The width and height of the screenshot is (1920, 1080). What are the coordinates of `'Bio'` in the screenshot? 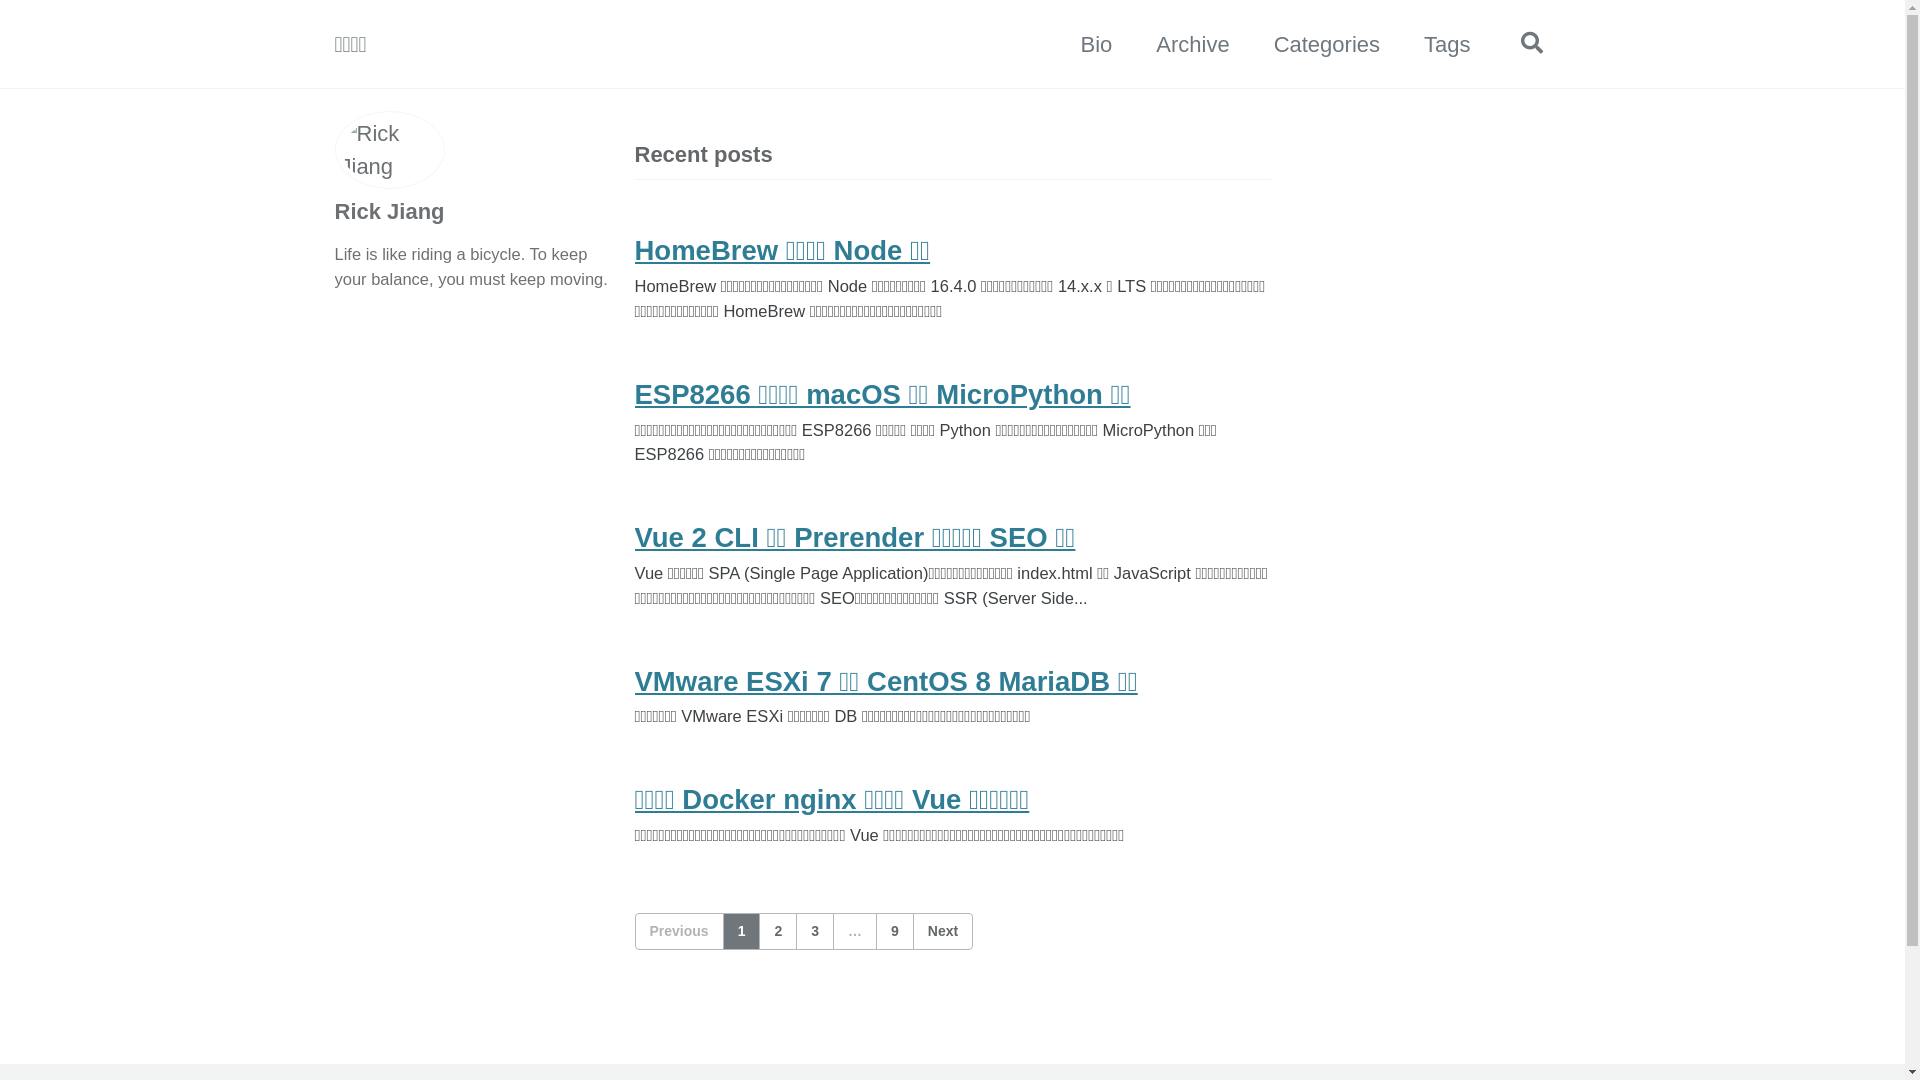 It's located at (1094, 44).